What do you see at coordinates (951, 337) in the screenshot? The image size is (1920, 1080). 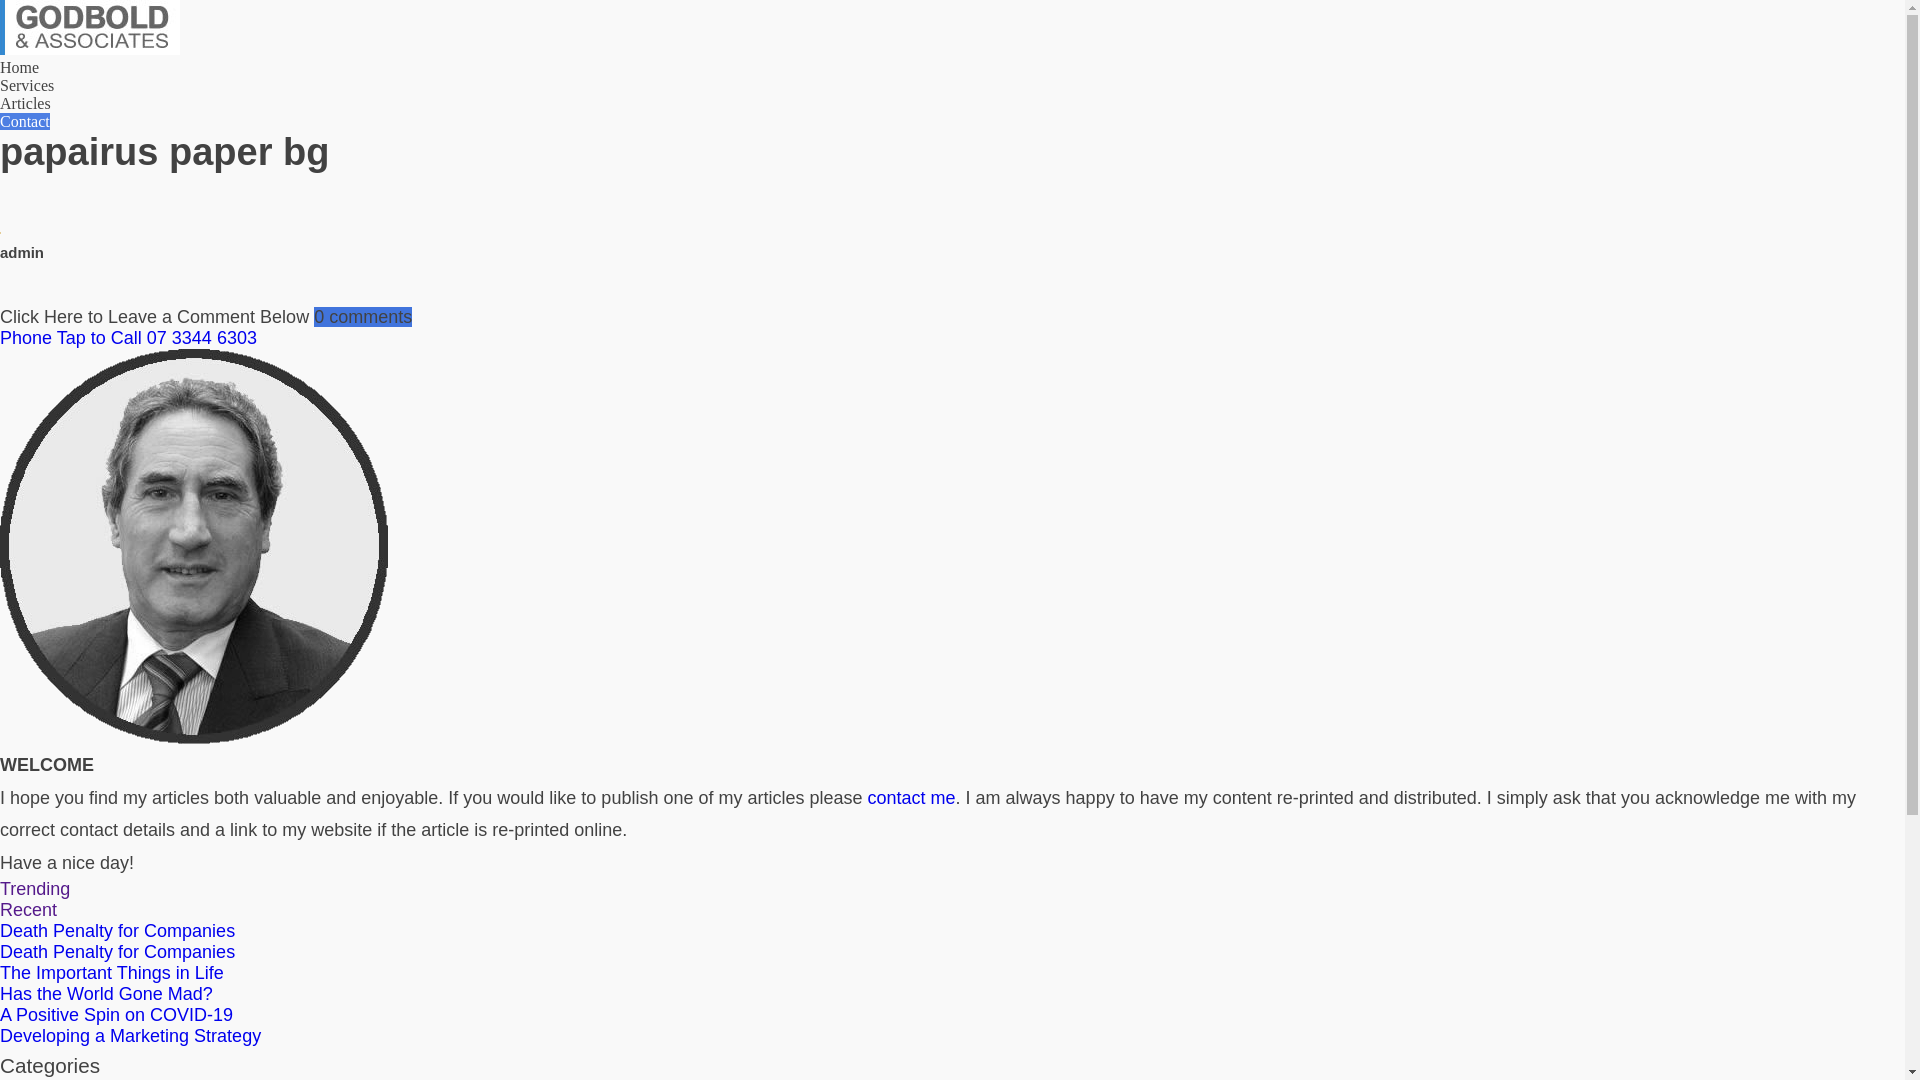 I see `'Phone Tap to Call 07 3344 6303'` at bounding box center [951, 337].